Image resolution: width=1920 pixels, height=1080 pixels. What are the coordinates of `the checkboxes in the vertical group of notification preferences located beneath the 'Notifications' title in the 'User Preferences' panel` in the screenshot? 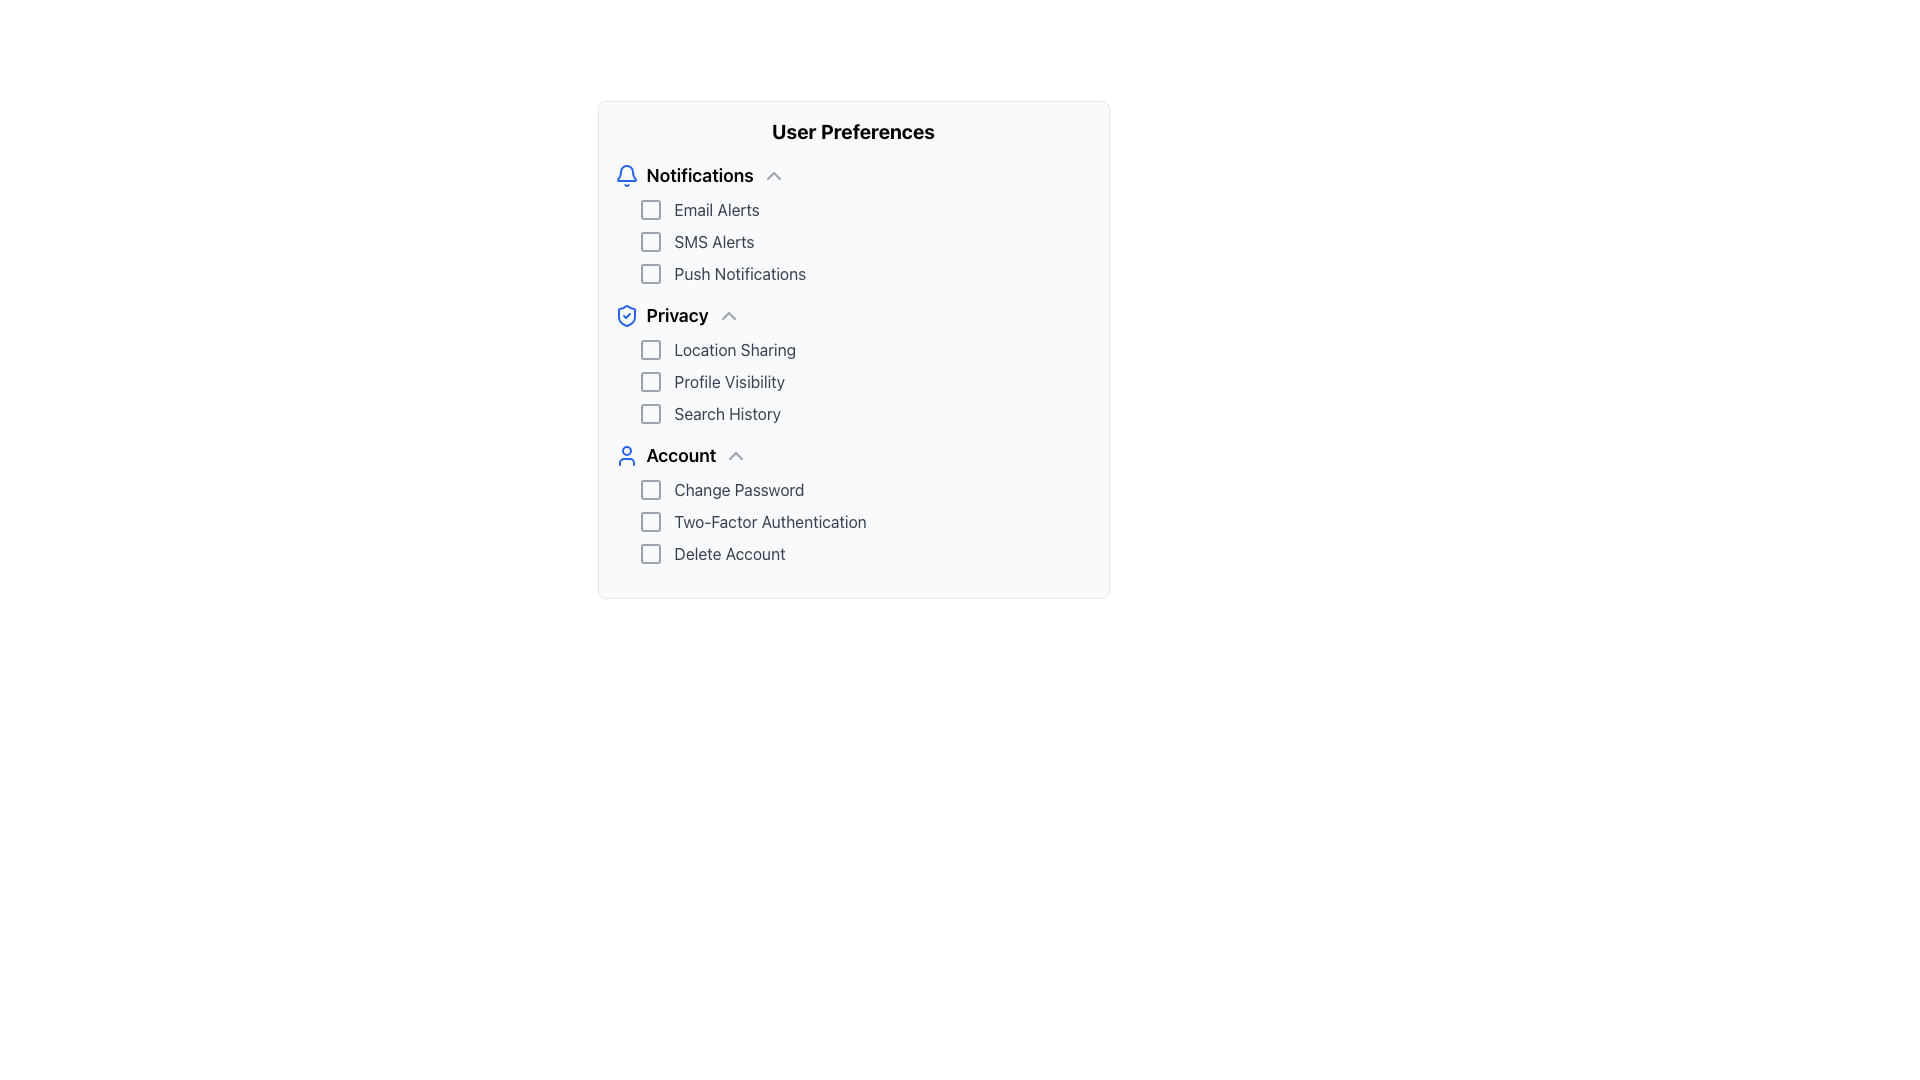 It's located at (853, 241).